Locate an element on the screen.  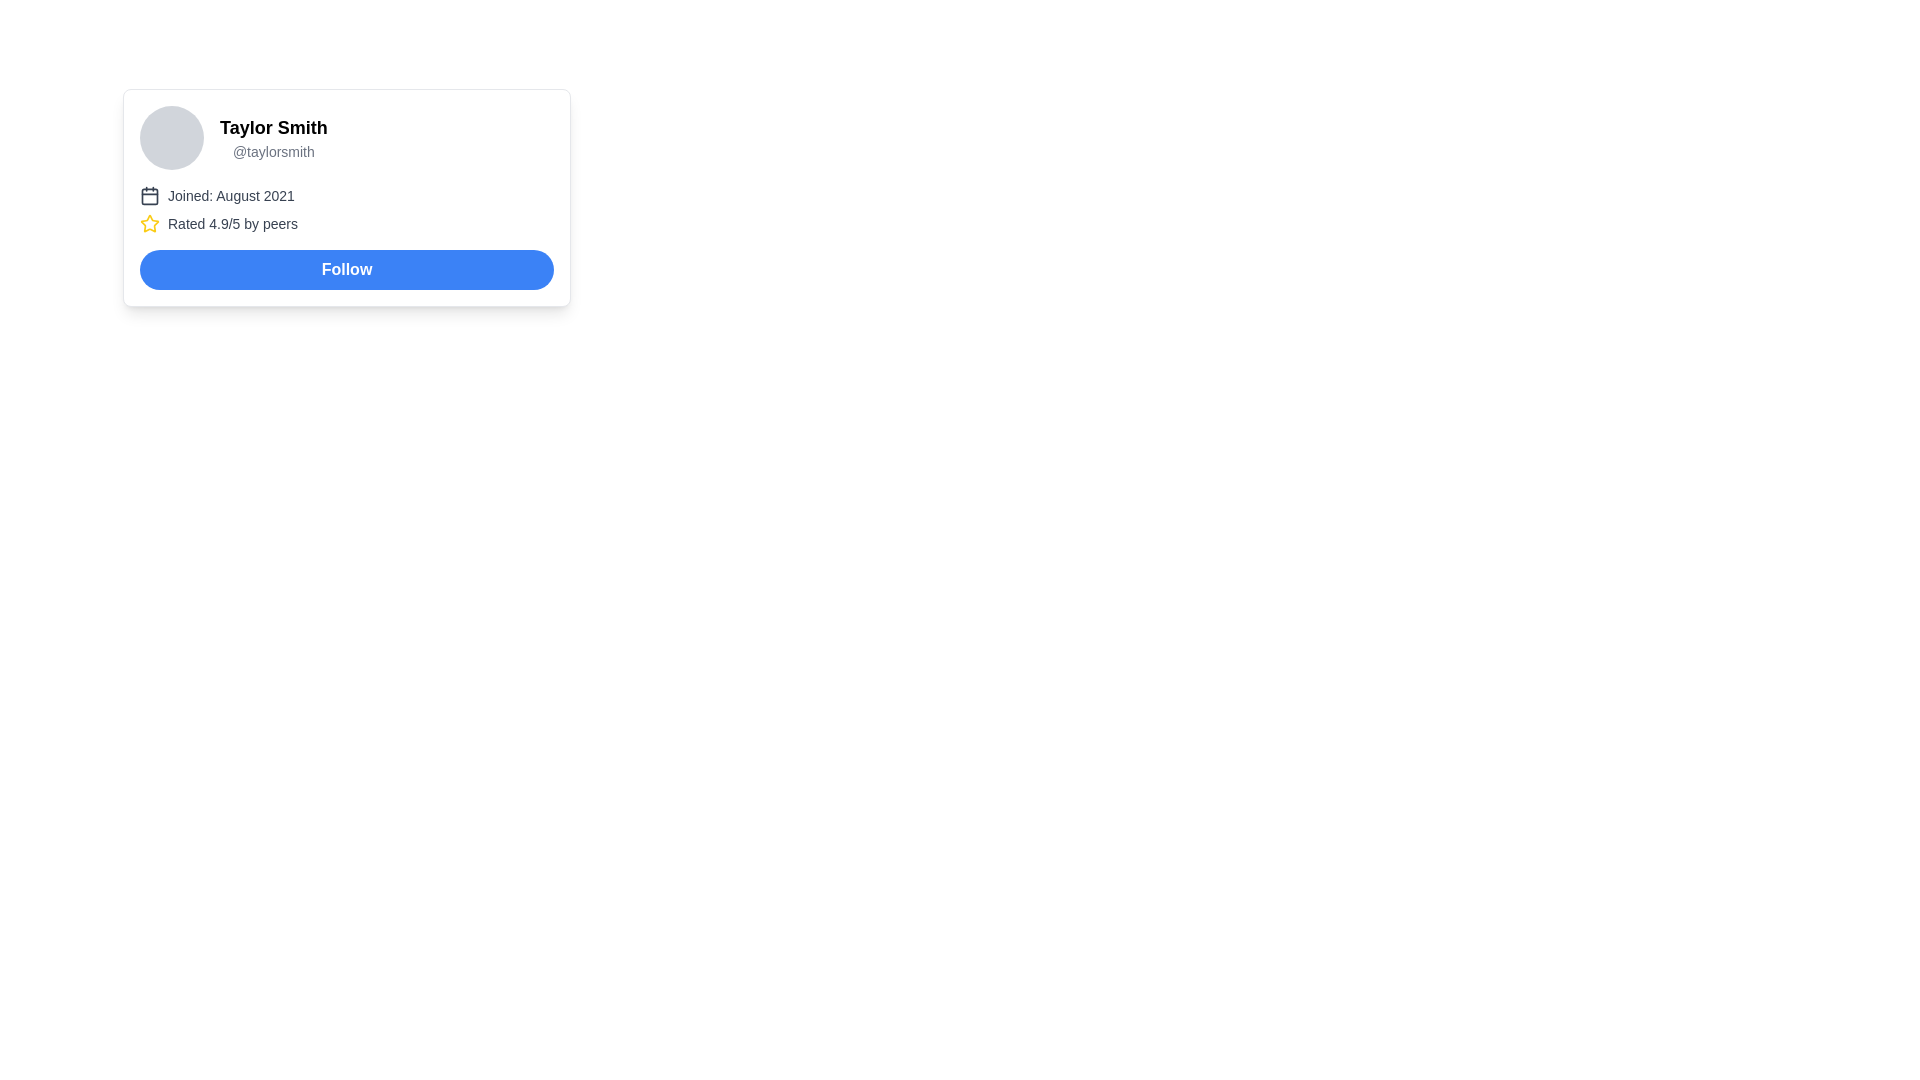
icon representing the user's joined date, located to the left of the text 'Joined: August 2021' in the upper-left corner of the user details section is located at coordinates (148, 196).